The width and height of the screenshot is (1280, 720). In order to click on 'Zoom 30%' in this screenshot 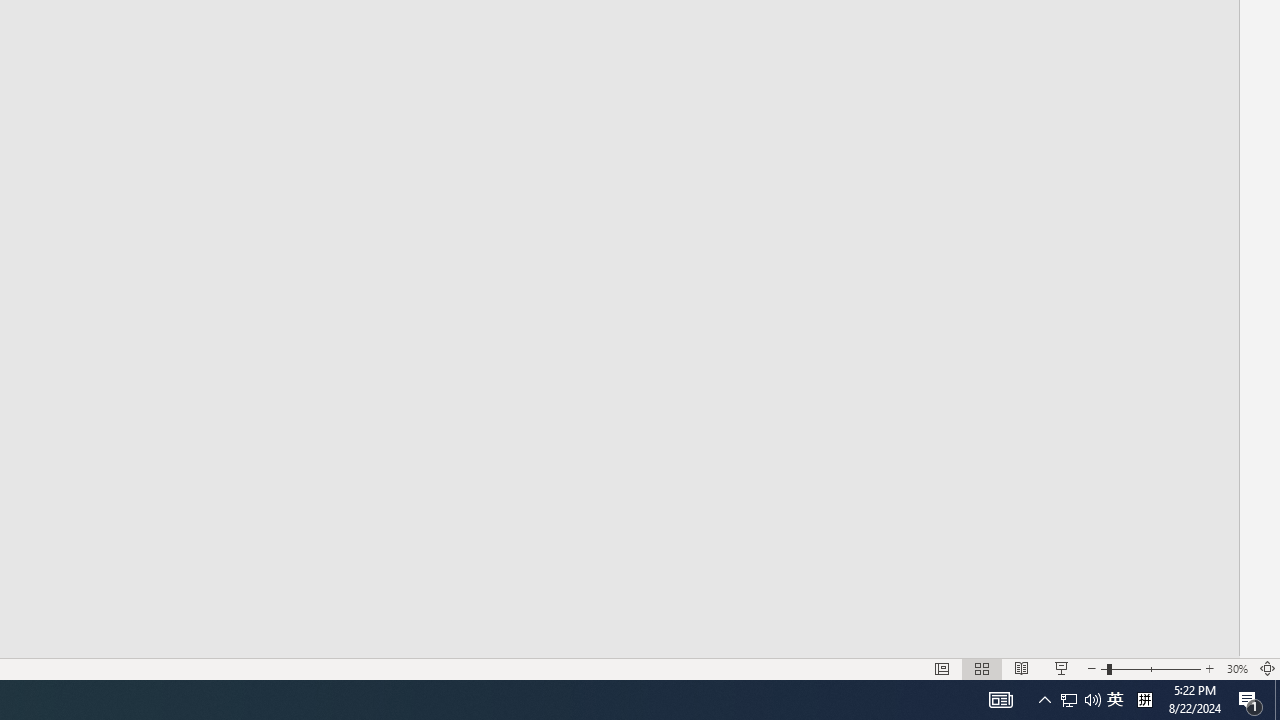, I will do `click(1236, 669)`.